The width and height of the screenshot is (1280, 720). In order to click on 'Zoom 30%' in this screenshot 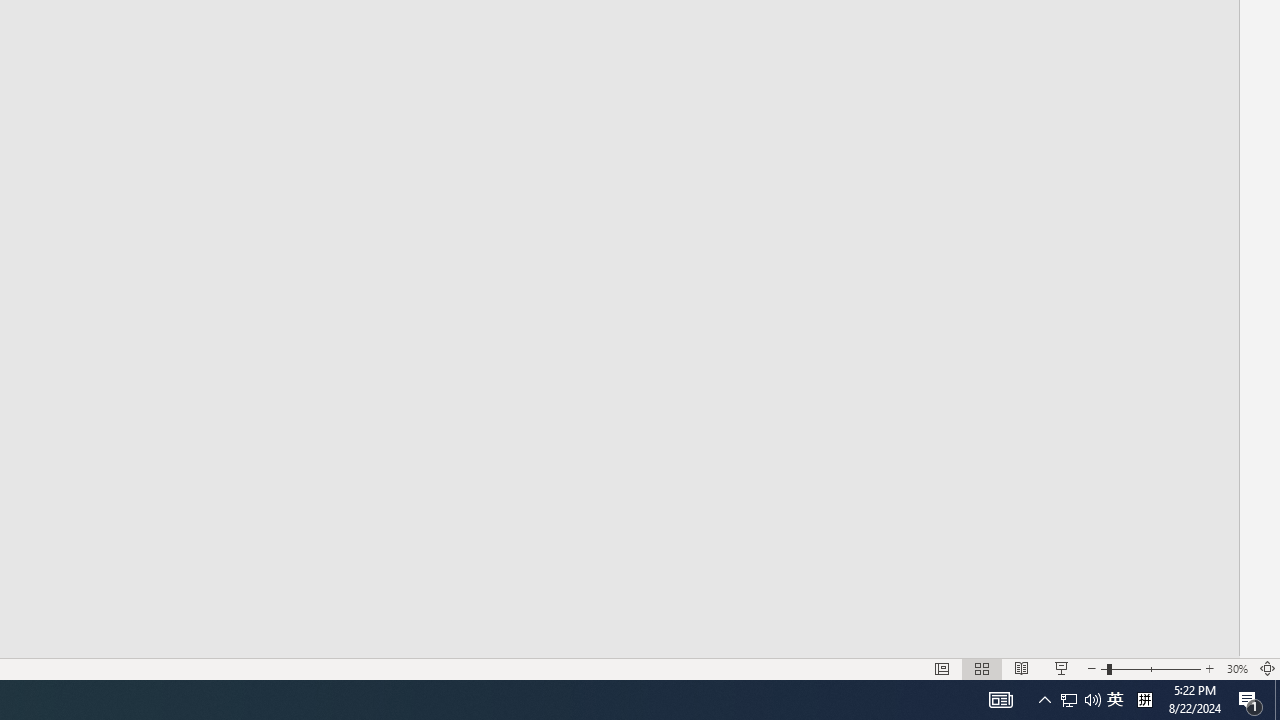, I will do `click(1236, 669)`.